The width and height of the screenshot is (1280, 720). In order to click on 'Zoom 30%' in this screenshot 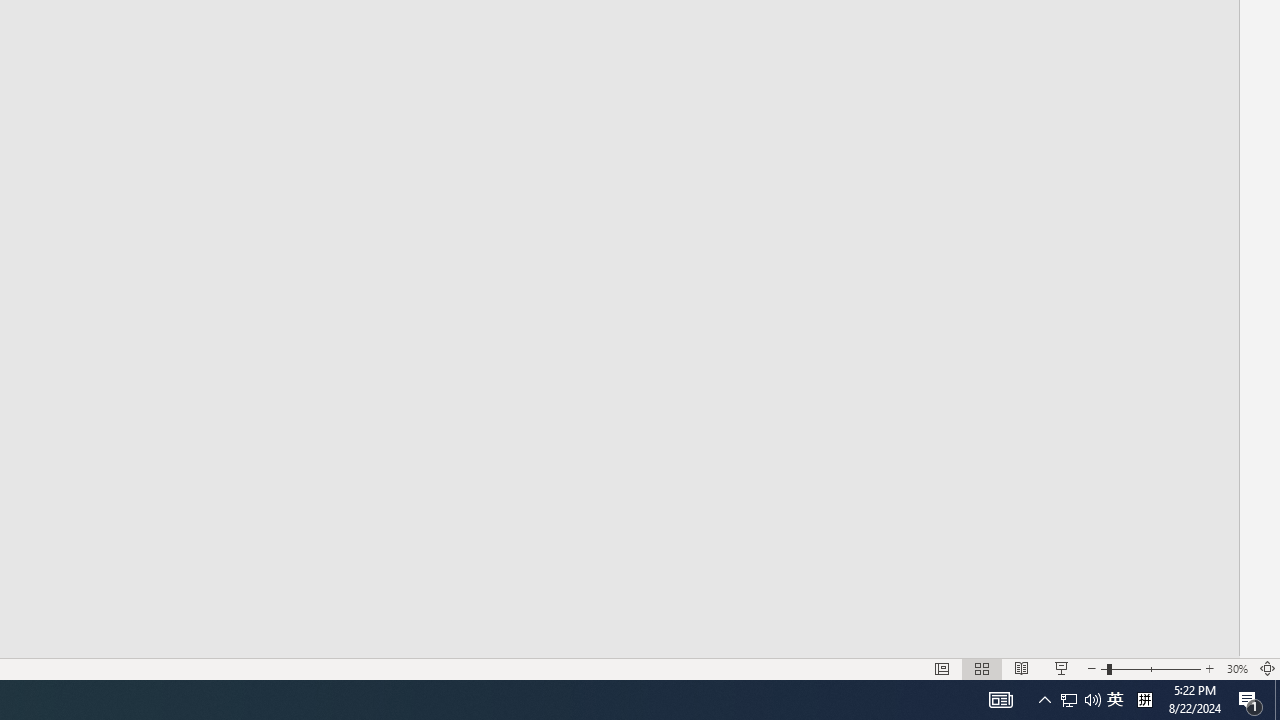, I will do `click(1236, 669)`.